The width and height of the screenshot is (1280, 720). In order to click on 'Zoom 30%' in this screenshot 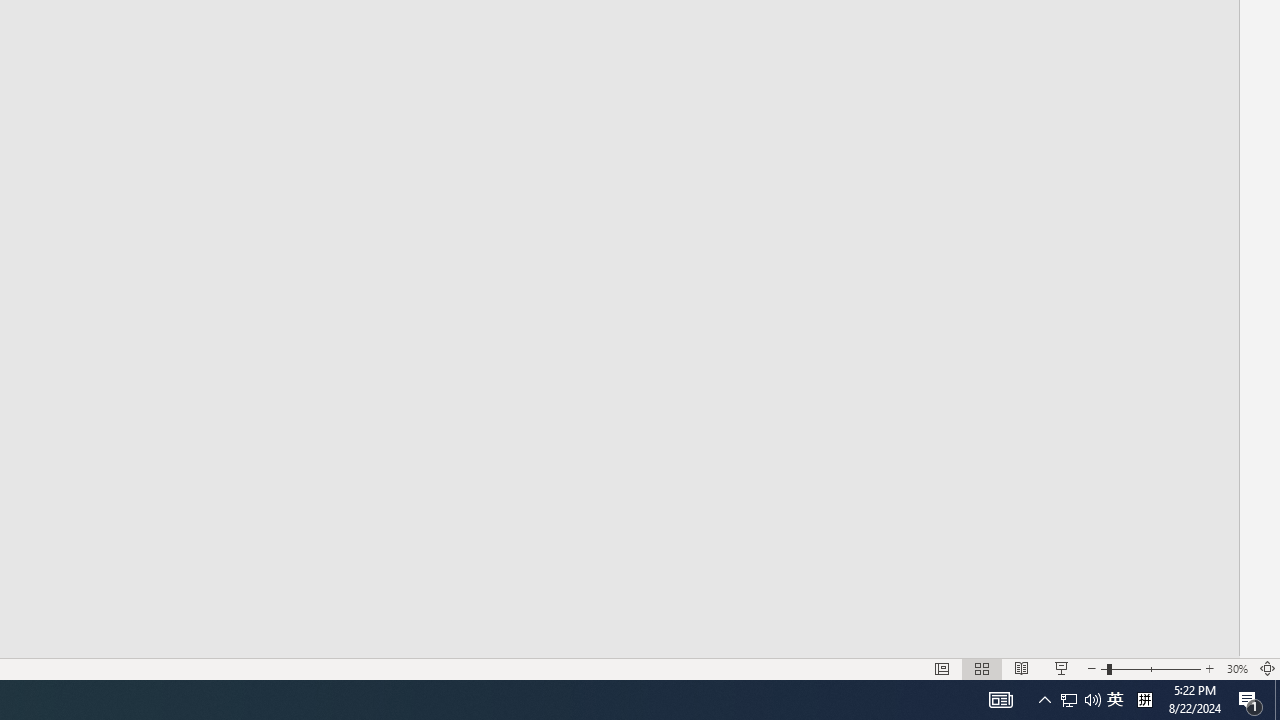, I will do `click(1236, 669)`.